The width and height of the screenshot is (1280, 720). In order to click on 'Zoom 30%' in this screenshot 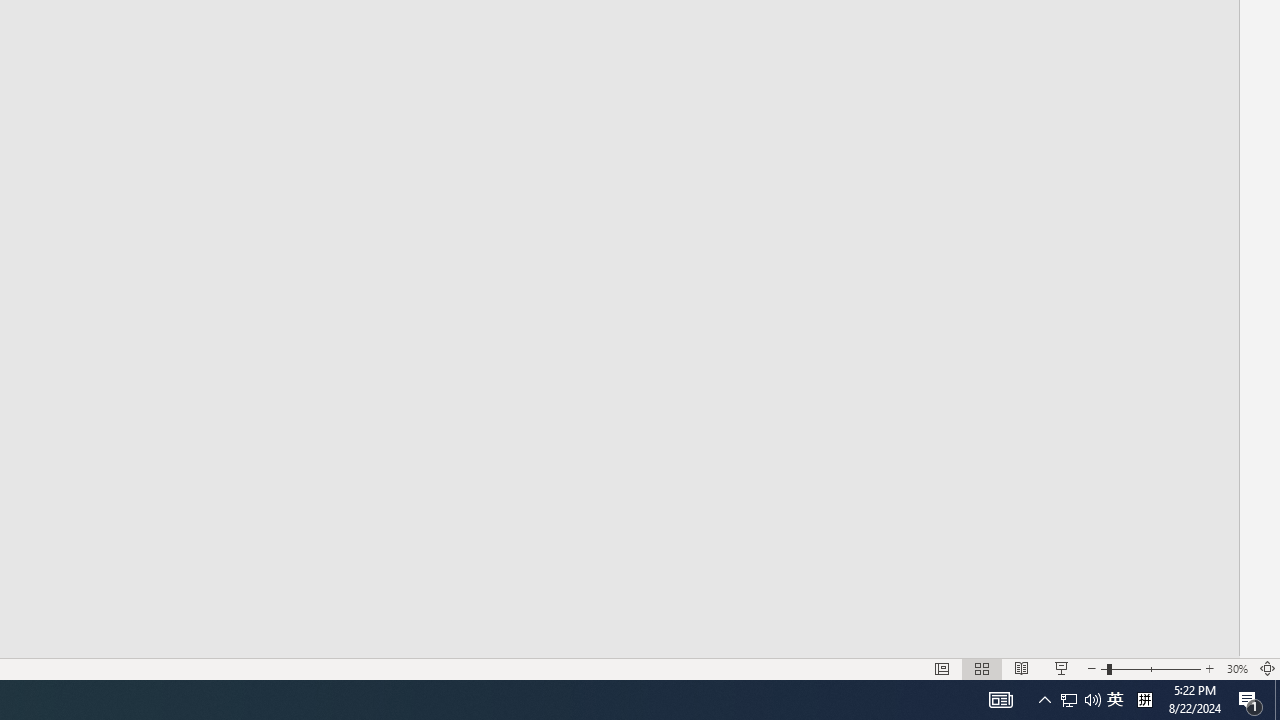, I will do `click(1236, 669)`.